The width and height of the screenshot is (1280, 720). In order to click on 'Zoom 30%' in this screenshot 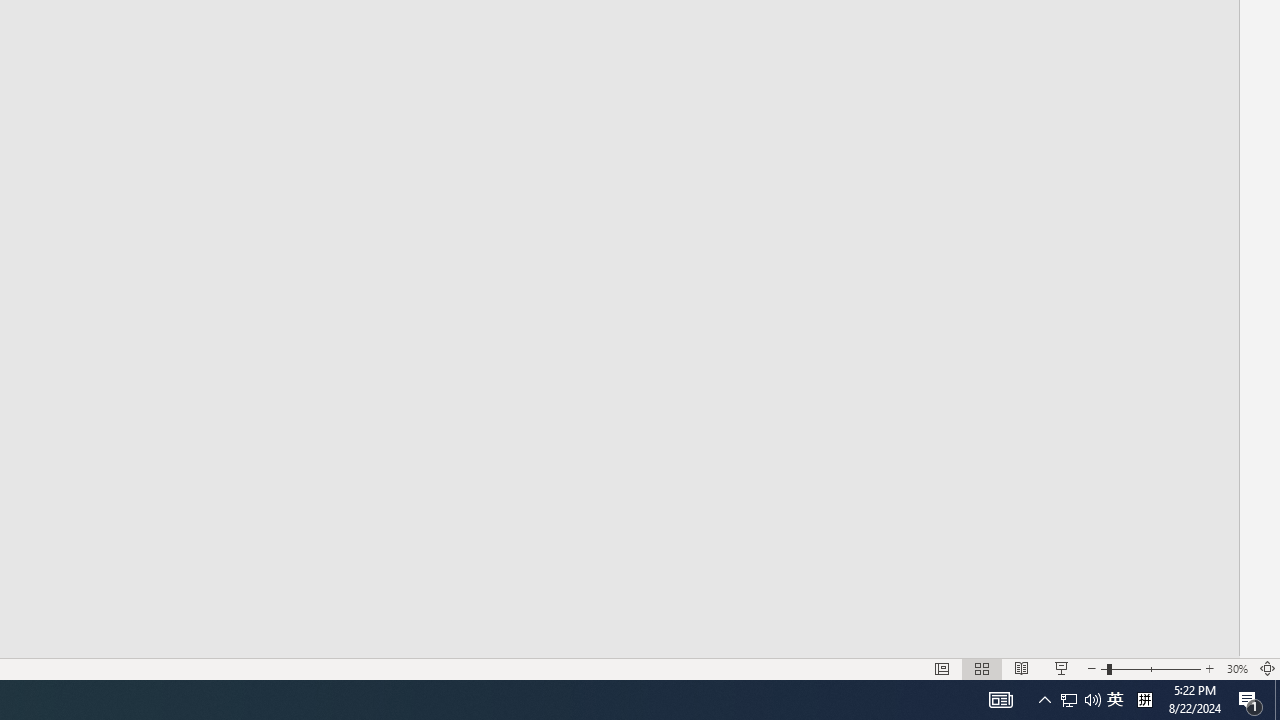, I will do `click(1236, 669)`.